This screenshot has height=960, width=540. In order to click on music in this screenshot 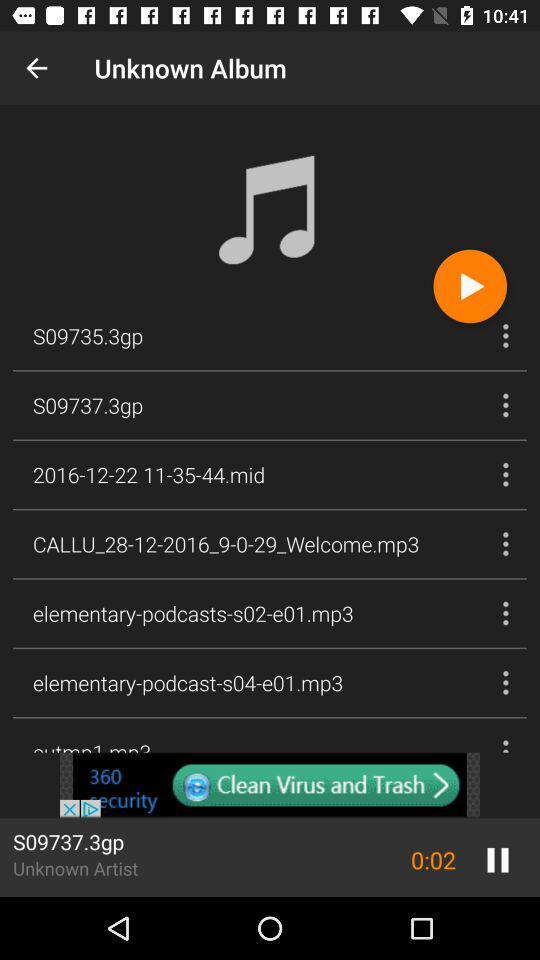, I will do `click(470, 285)`.